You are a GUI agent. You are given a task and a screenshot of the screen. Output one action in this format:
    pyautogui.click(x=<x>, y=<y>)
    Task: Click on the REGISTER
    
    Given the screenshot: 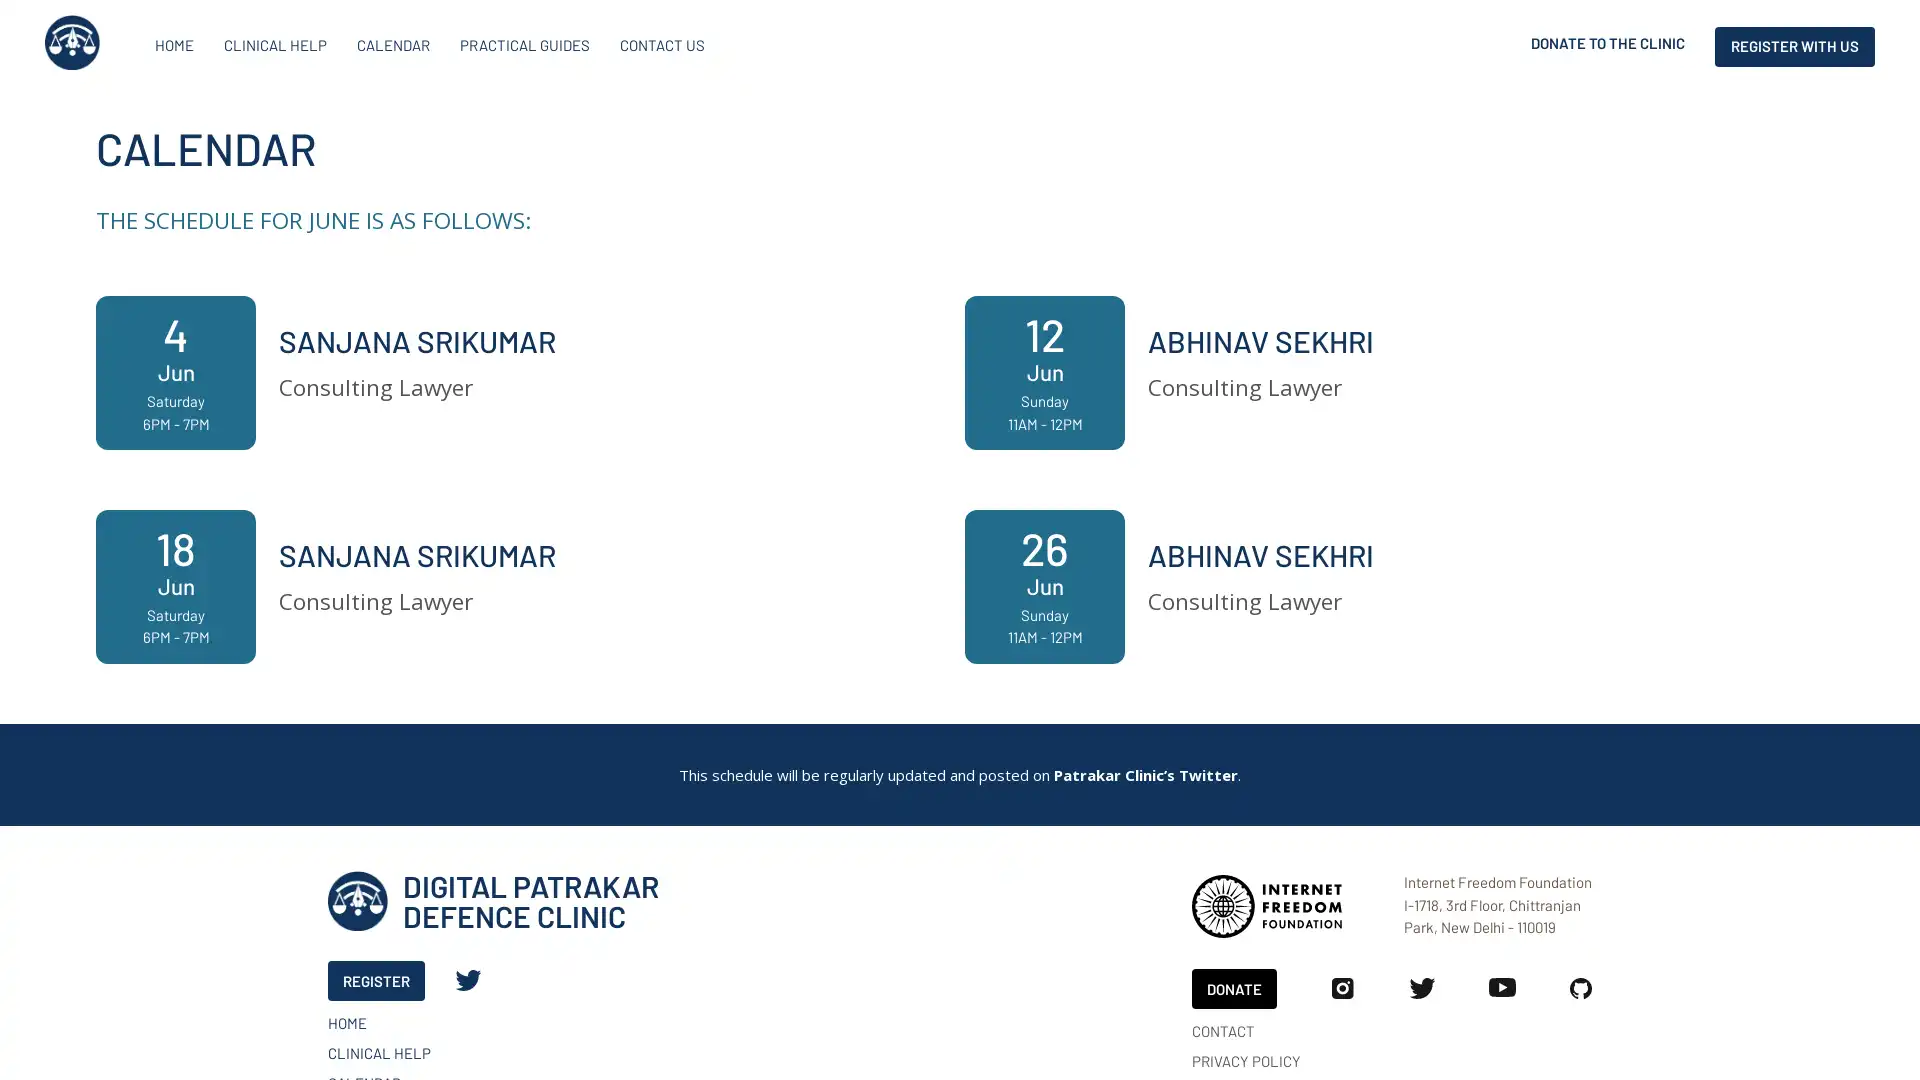 What is the action you would take?
    pyautogui.click(x=376, y=979)
    